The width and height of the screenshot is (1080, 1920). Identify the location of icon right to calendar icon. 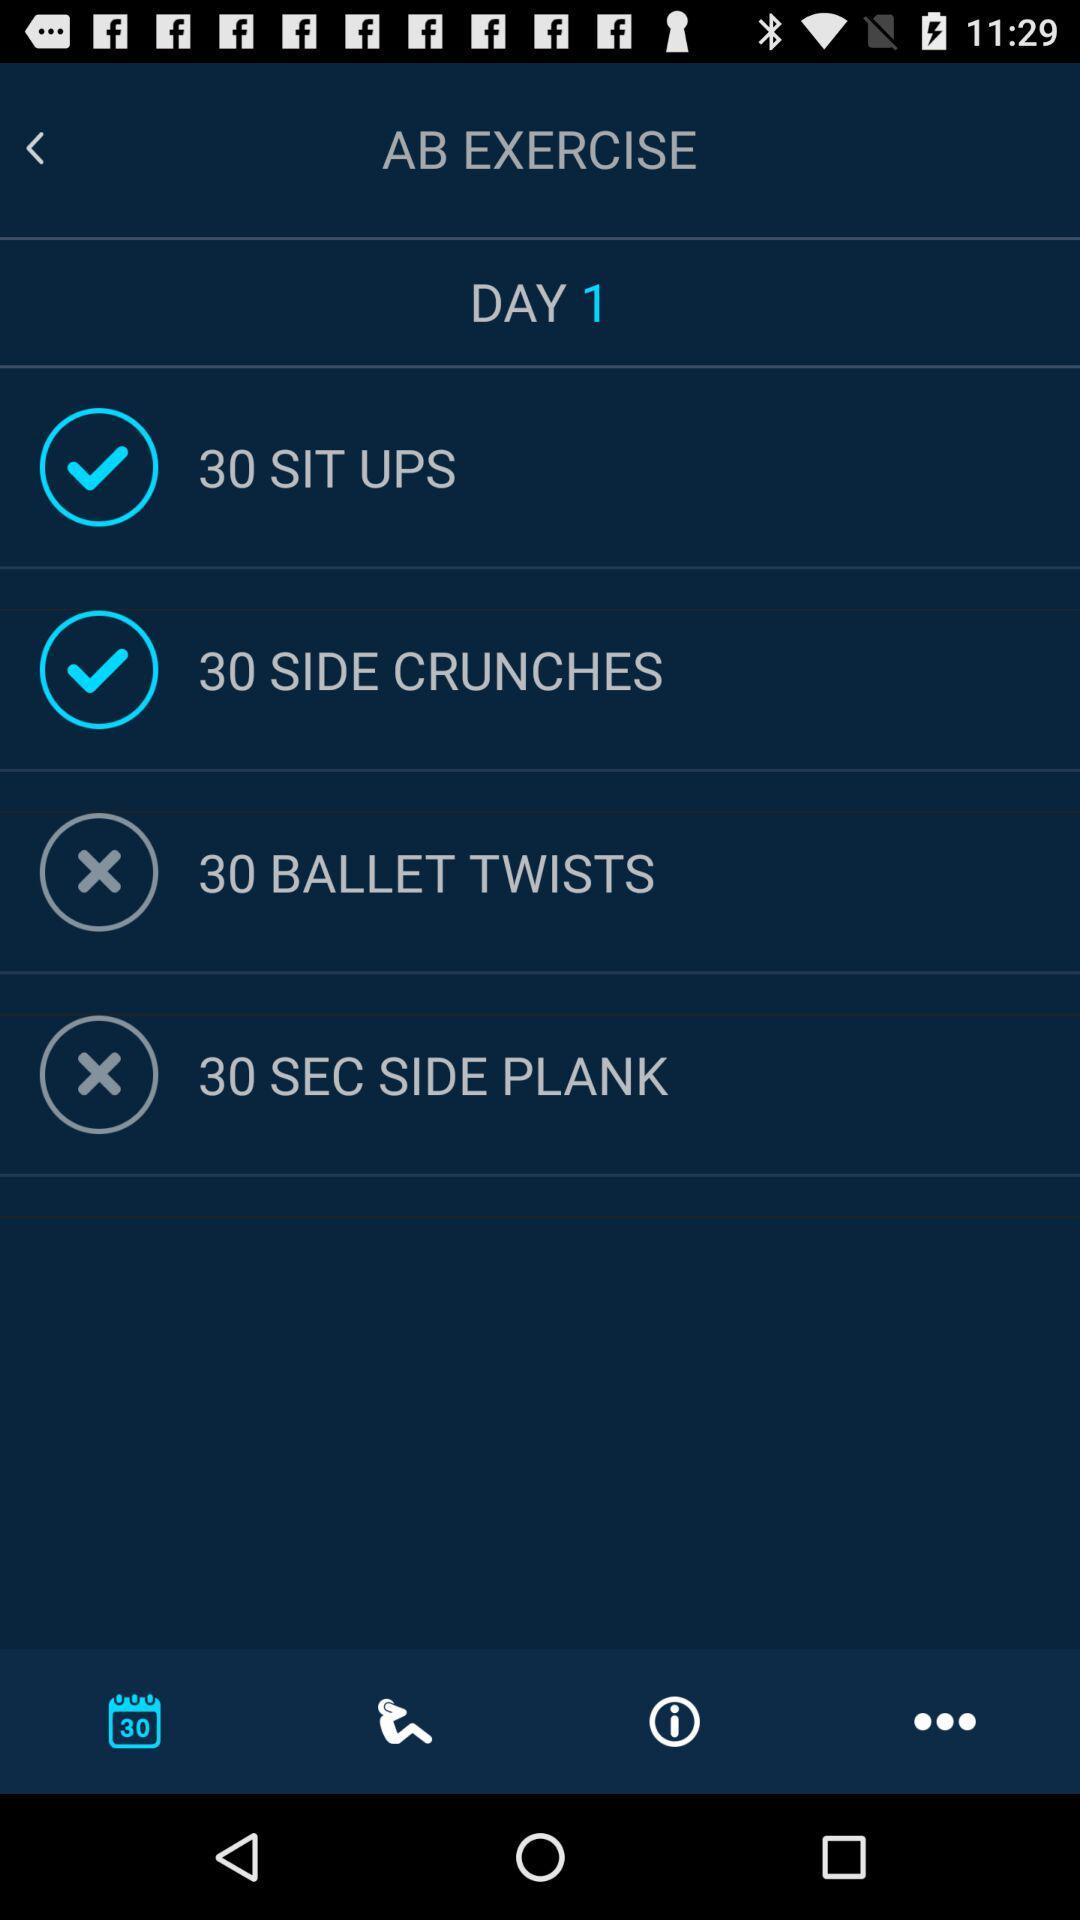
(405, 1720).